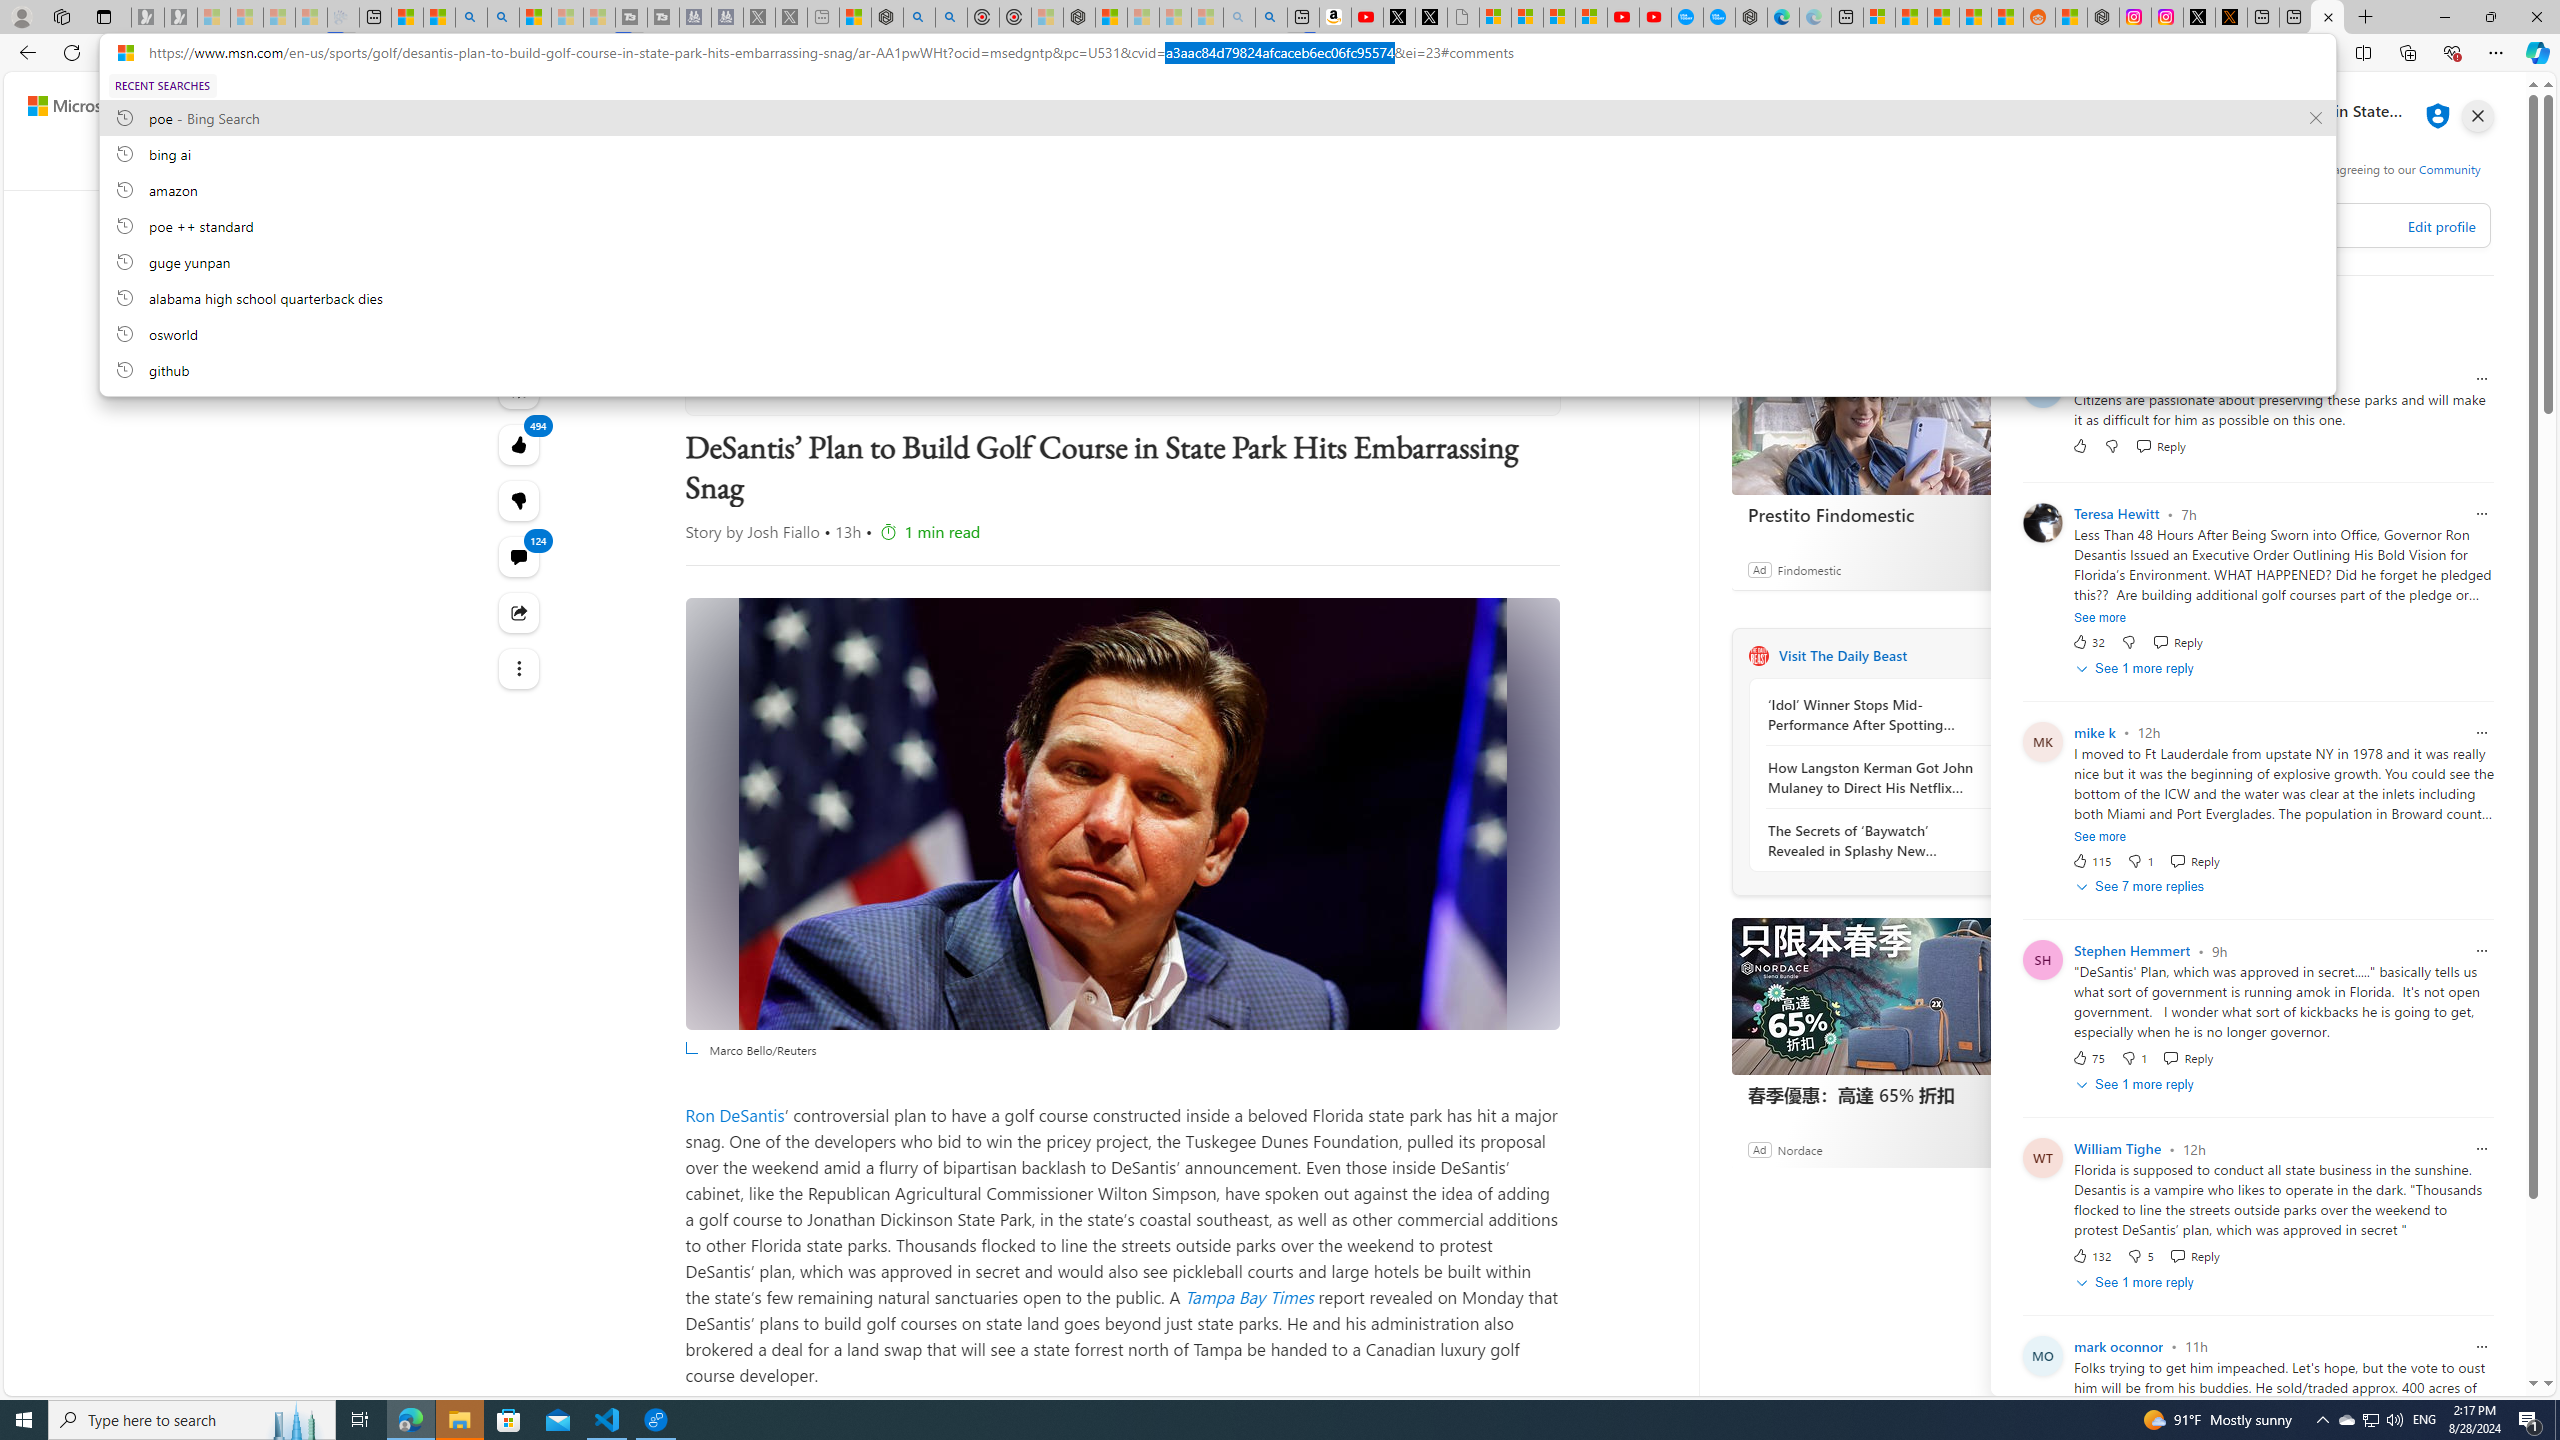 The width and height of the screenshot is (2560, 1440). What do you see at coordinates (1880, 415) in the screenshot?
I see `'Prestito Findomestic'` at bounding box center [1880, 415].